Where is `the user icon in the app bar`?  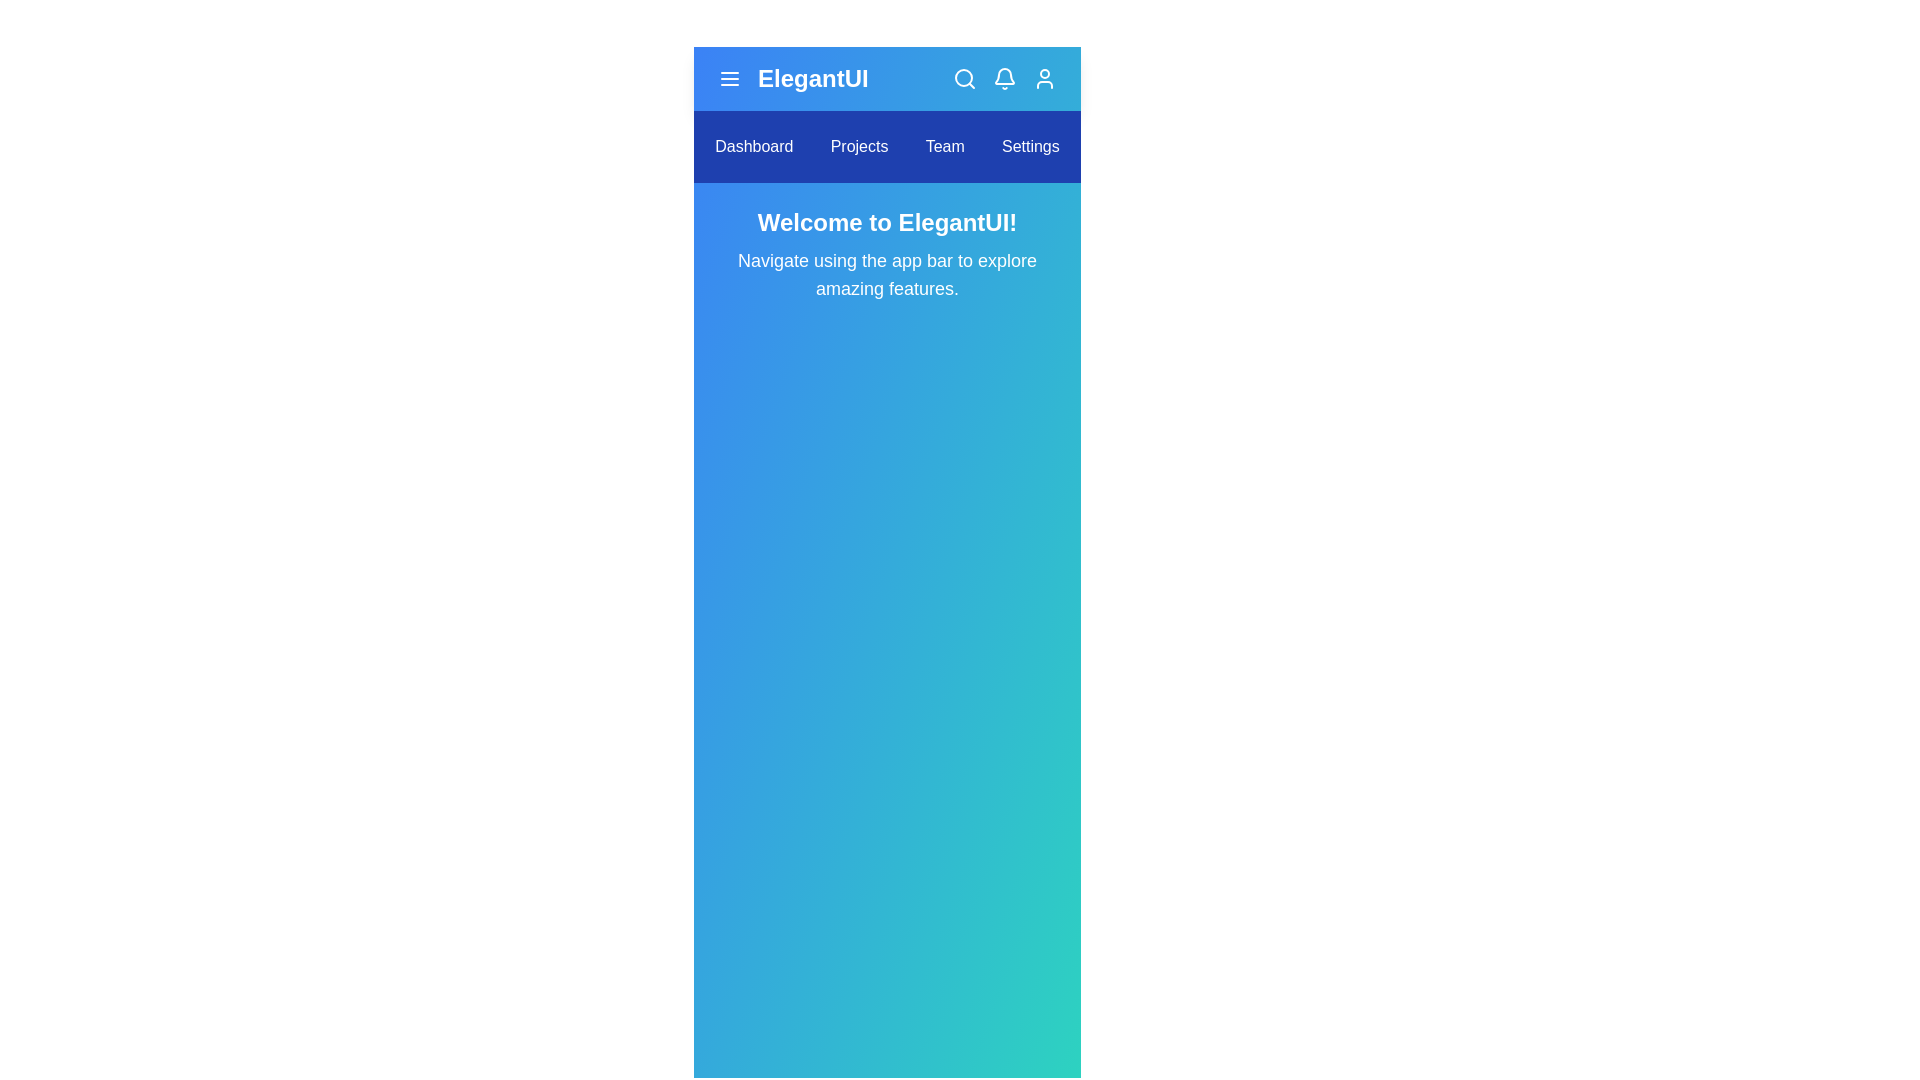 the user icon in the app bar is located at coordinates (1044, 77).